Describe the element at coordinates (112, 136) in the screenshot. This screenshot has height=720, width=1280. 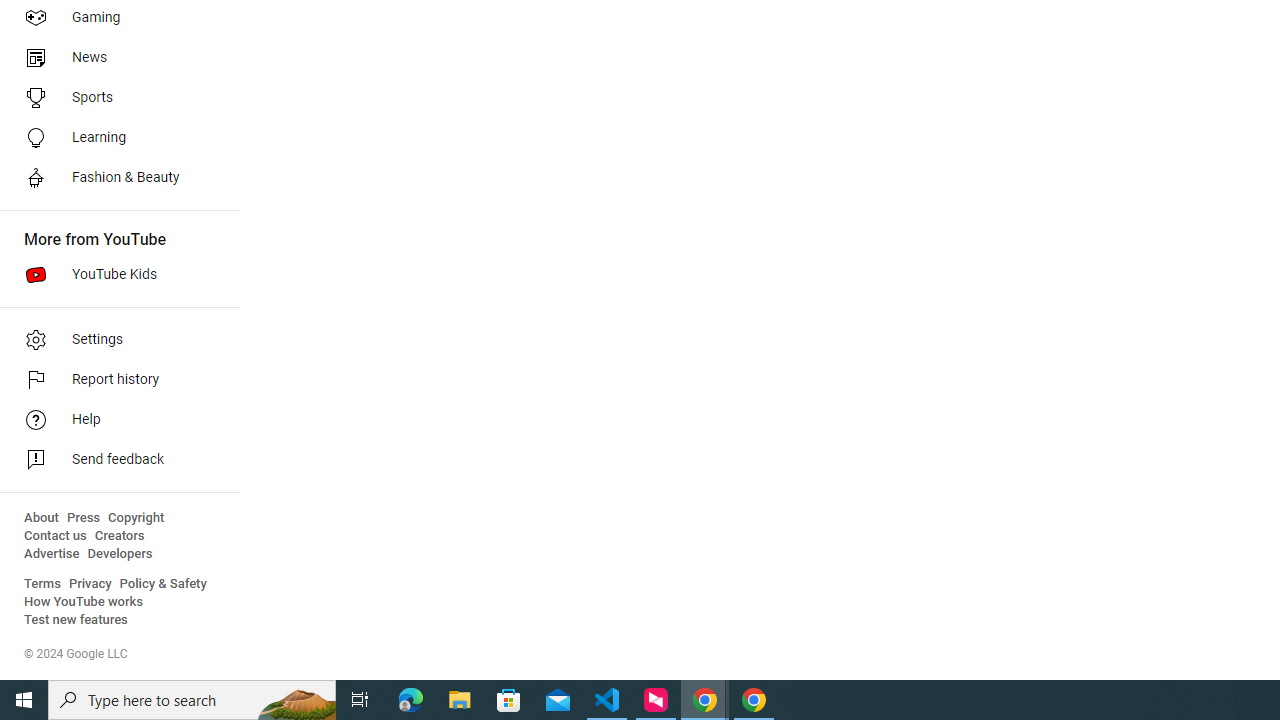
I see `'Learning'` at that location.